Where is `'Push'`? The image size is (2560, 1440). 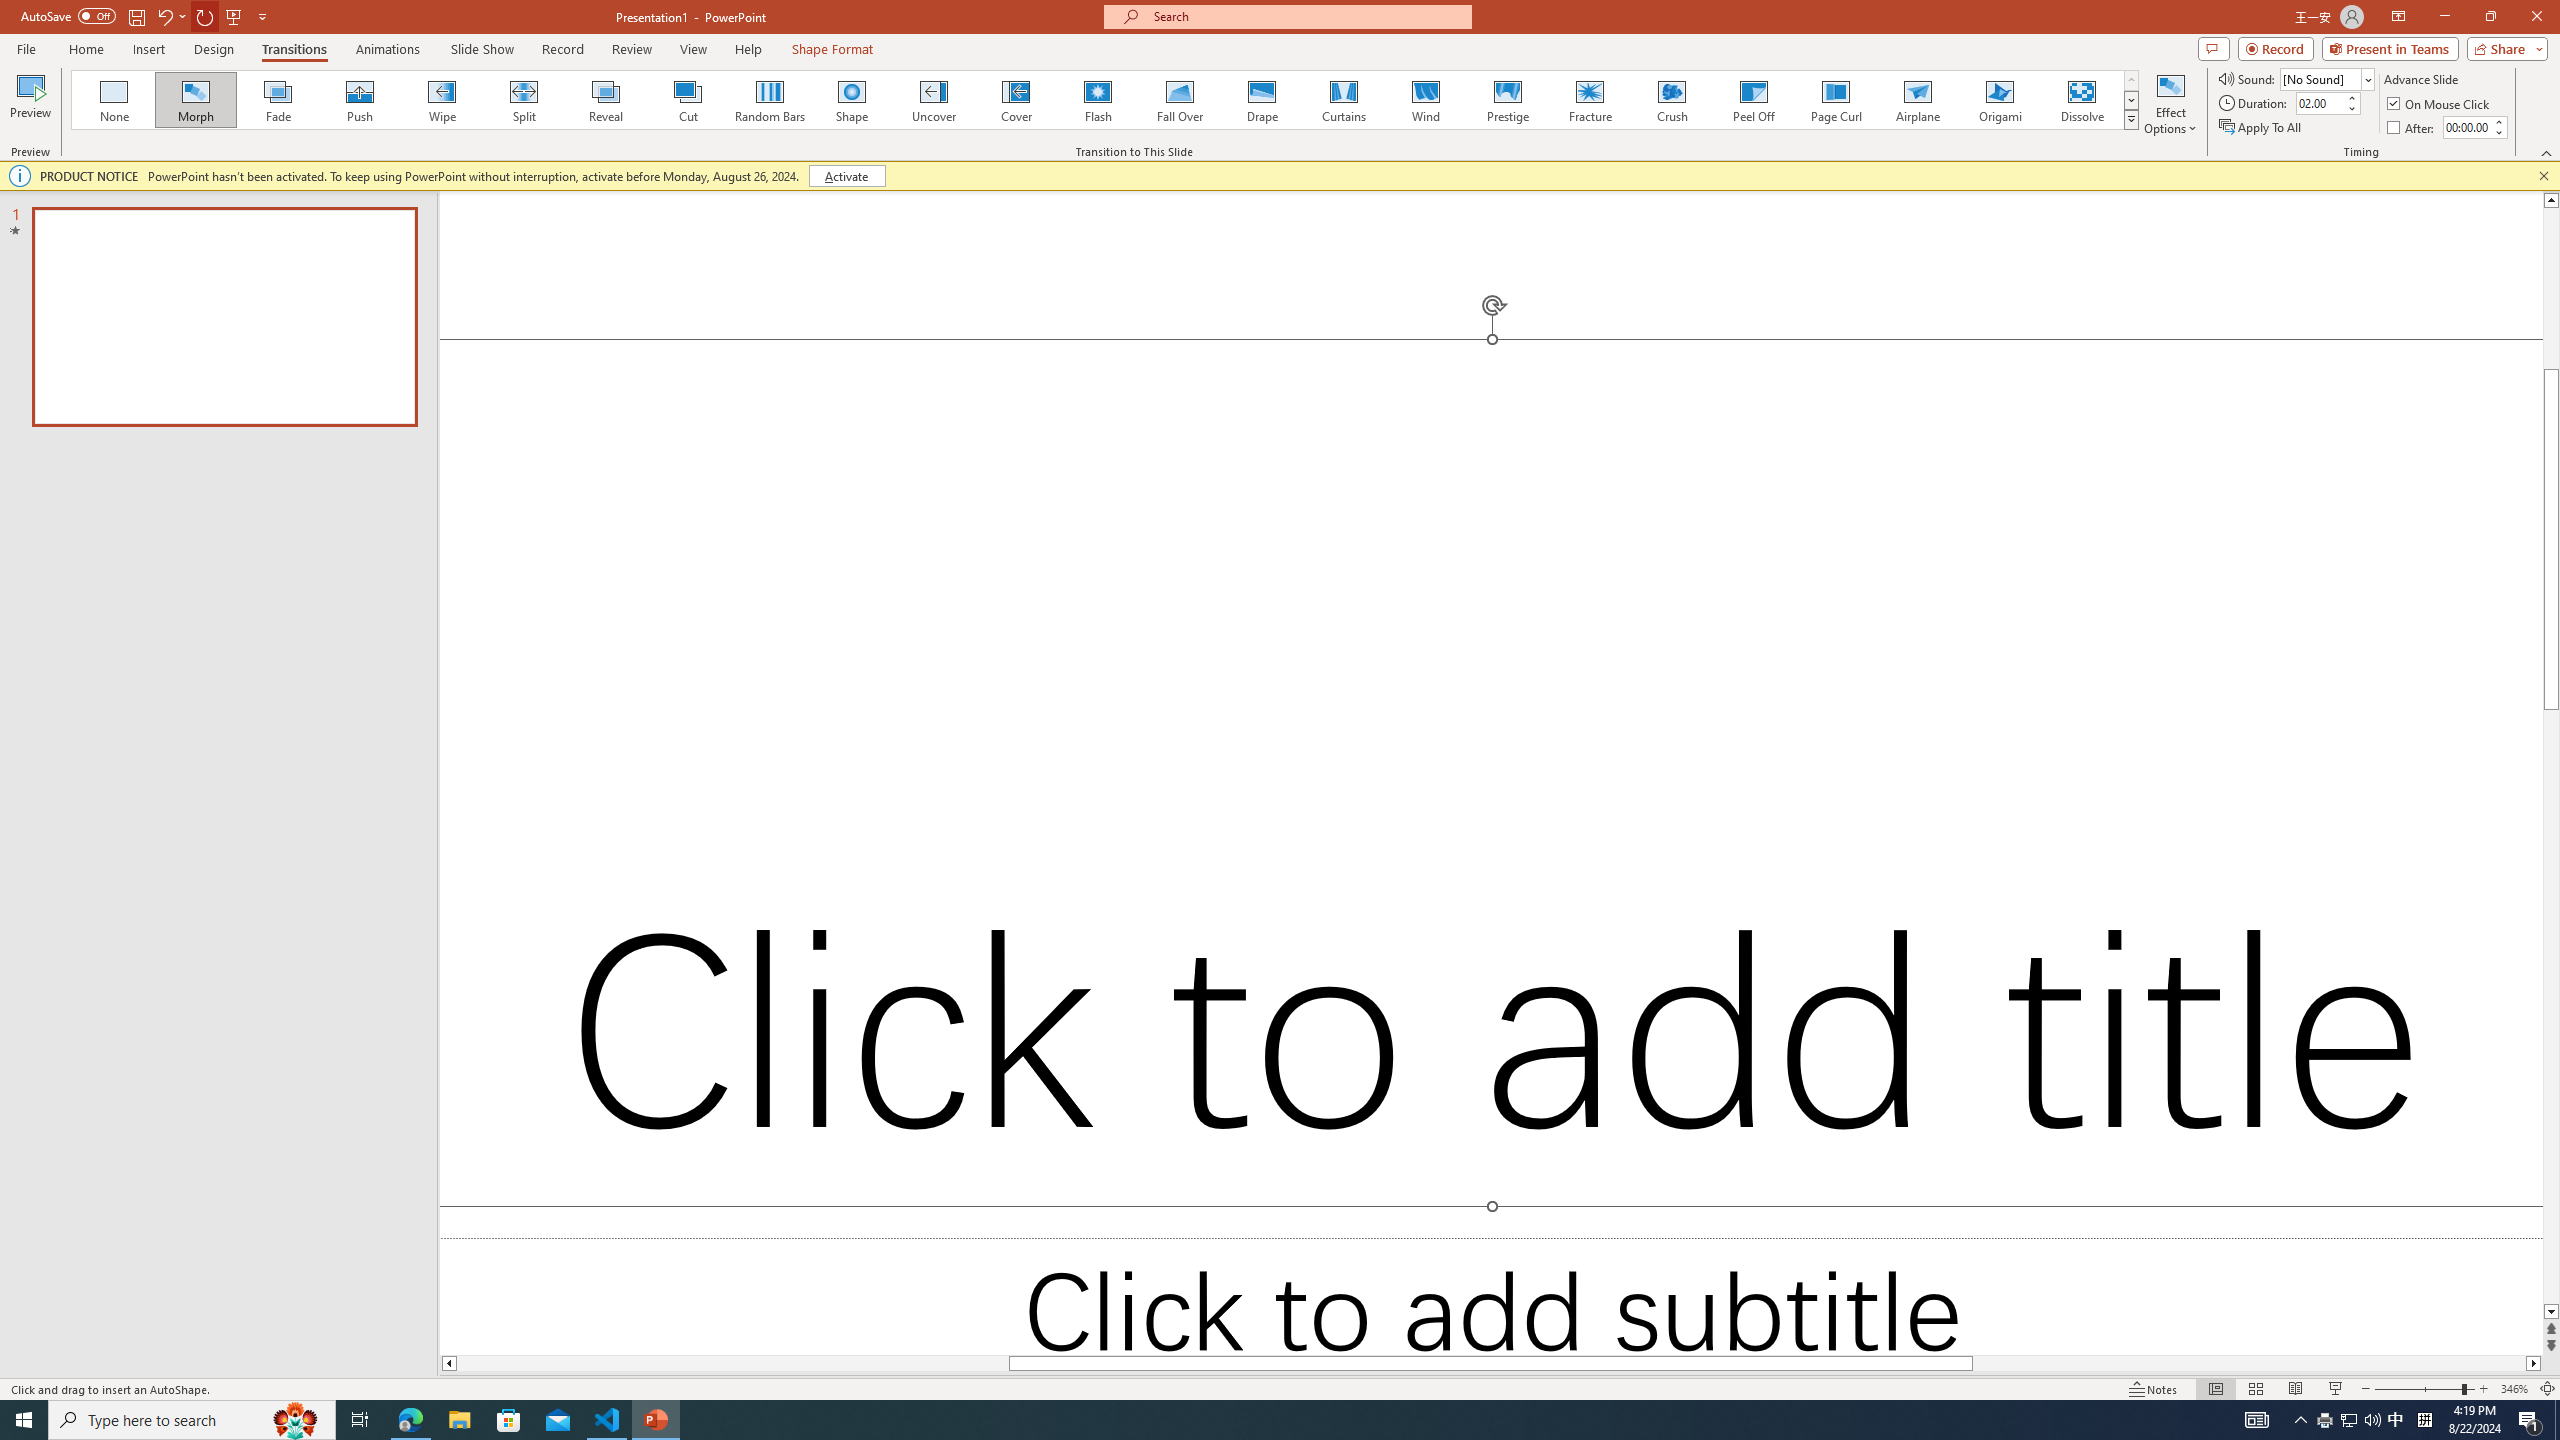 'Push' is located at coordinates (359, 99).